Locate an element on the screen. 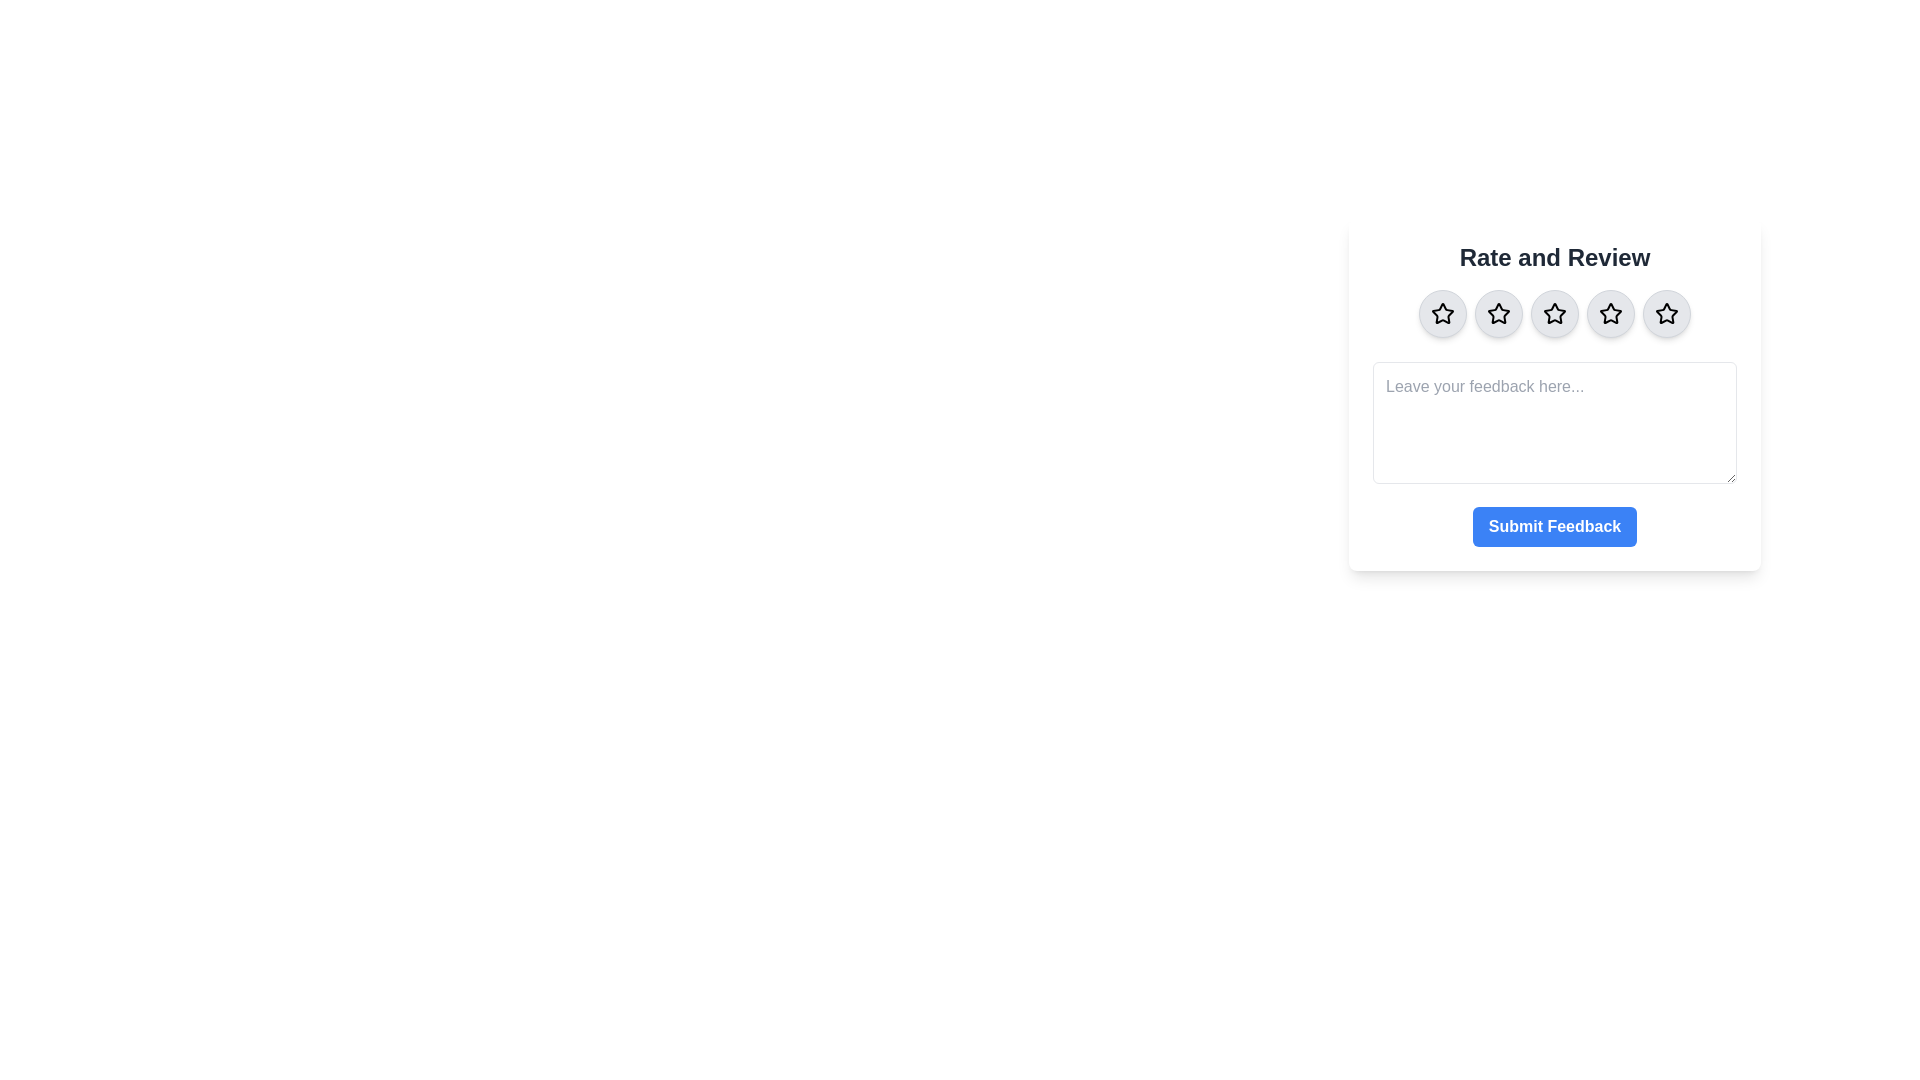 The width and height of the screenshot is (1920, 1080). the third star icon in the horizontal row of star rating icons is located at coordinates (1553, 312).